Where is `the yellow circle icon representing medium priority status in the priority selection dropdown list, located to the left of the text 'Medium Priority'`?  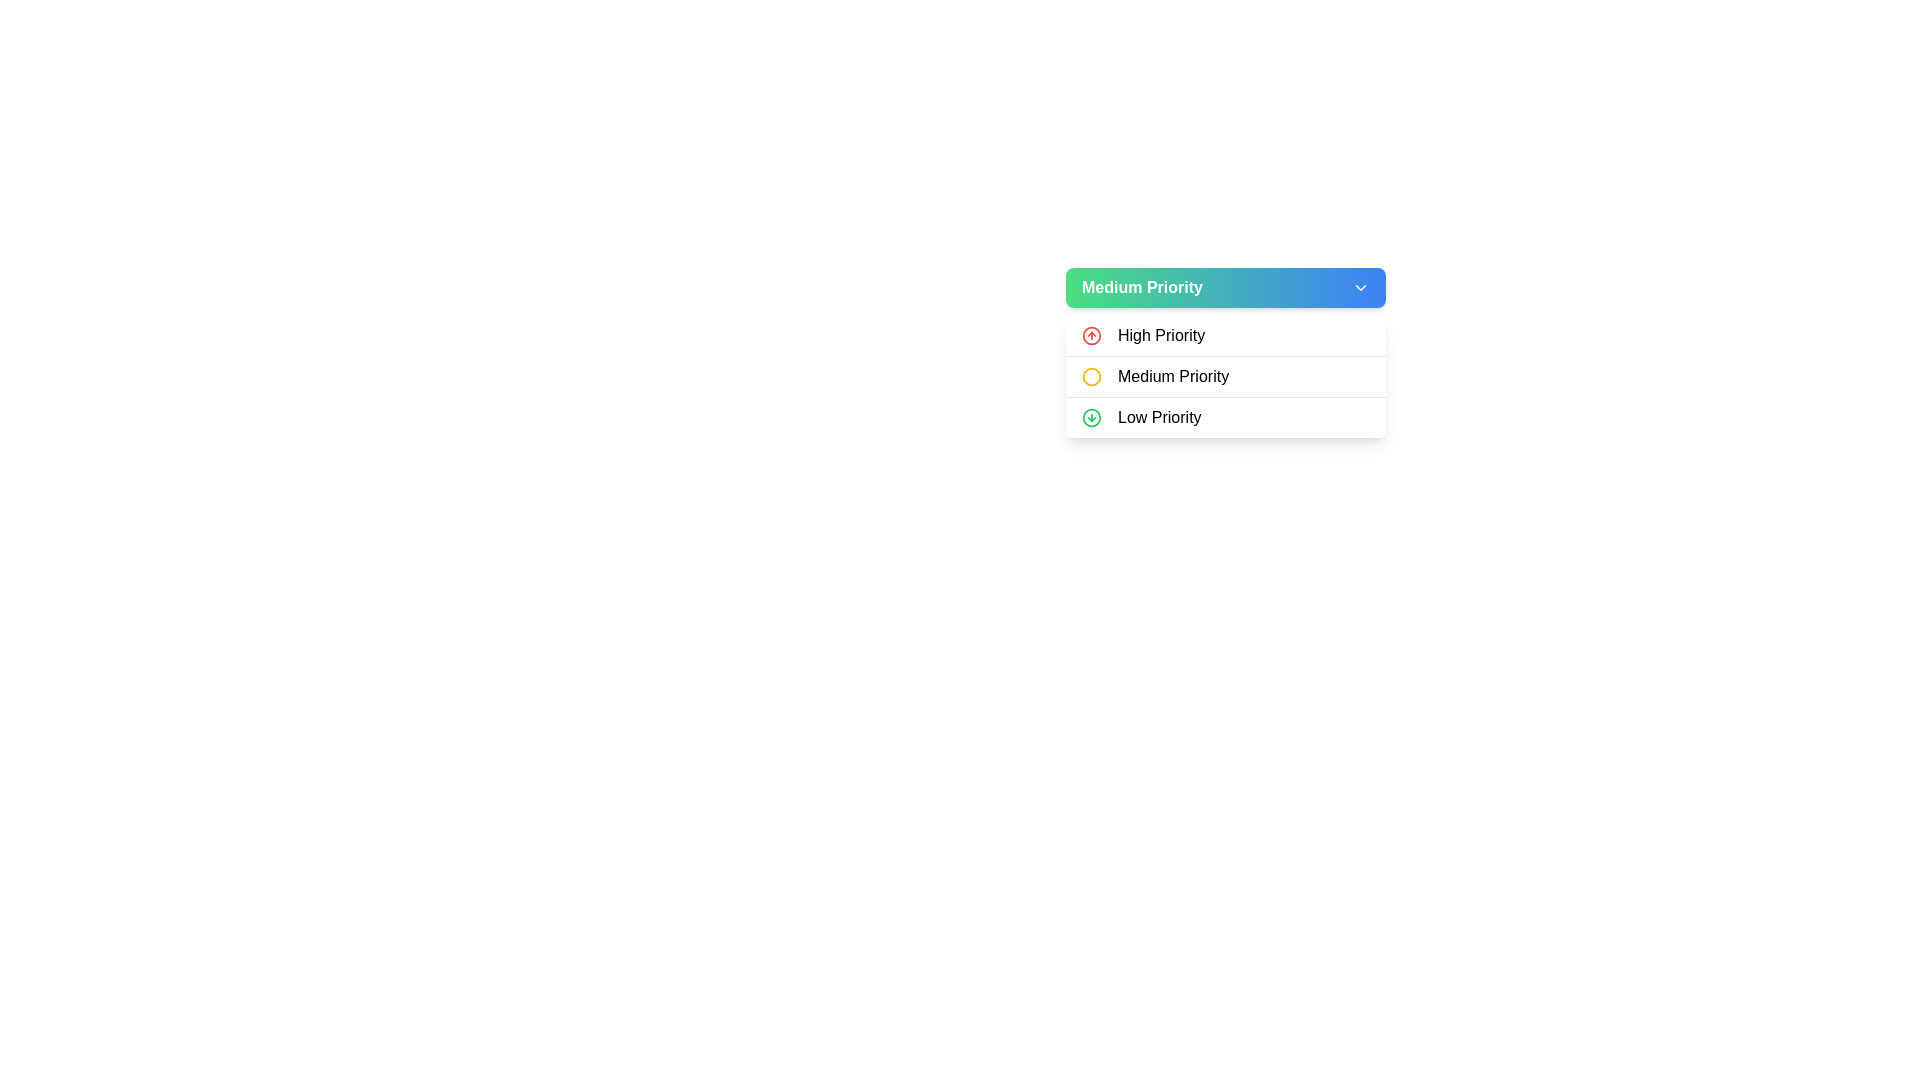
the yellow circle icon representing medium priority status in the priority selection dropdown list, located to the left of the text 'Medium Priority' is located at coordinates (1090, 377).